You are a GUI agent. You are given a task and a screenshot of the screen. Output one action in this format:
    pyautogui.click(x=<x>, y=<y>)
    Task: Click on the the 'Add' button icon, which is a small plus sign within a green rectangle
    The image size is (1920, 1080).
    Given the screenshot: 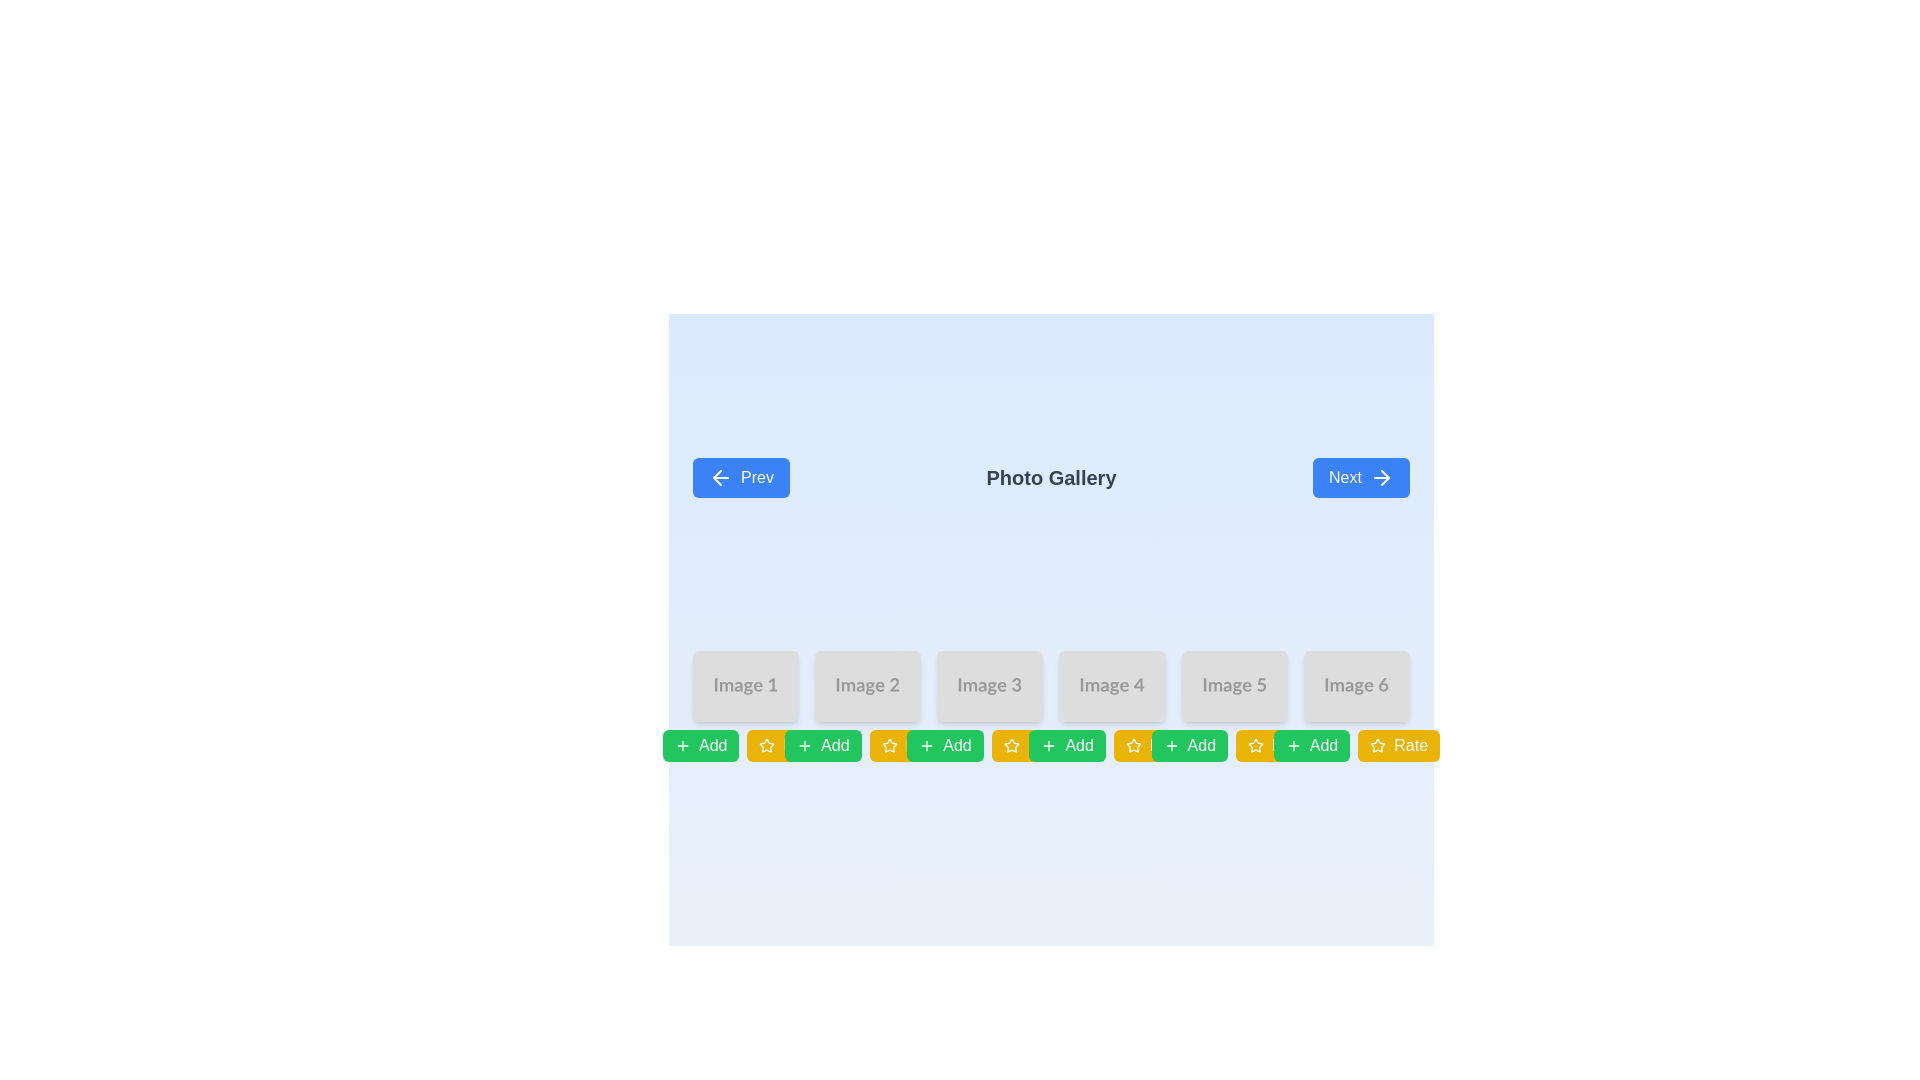 What is the action you would take?
    pyautogui.click(x=682, y=745)
    